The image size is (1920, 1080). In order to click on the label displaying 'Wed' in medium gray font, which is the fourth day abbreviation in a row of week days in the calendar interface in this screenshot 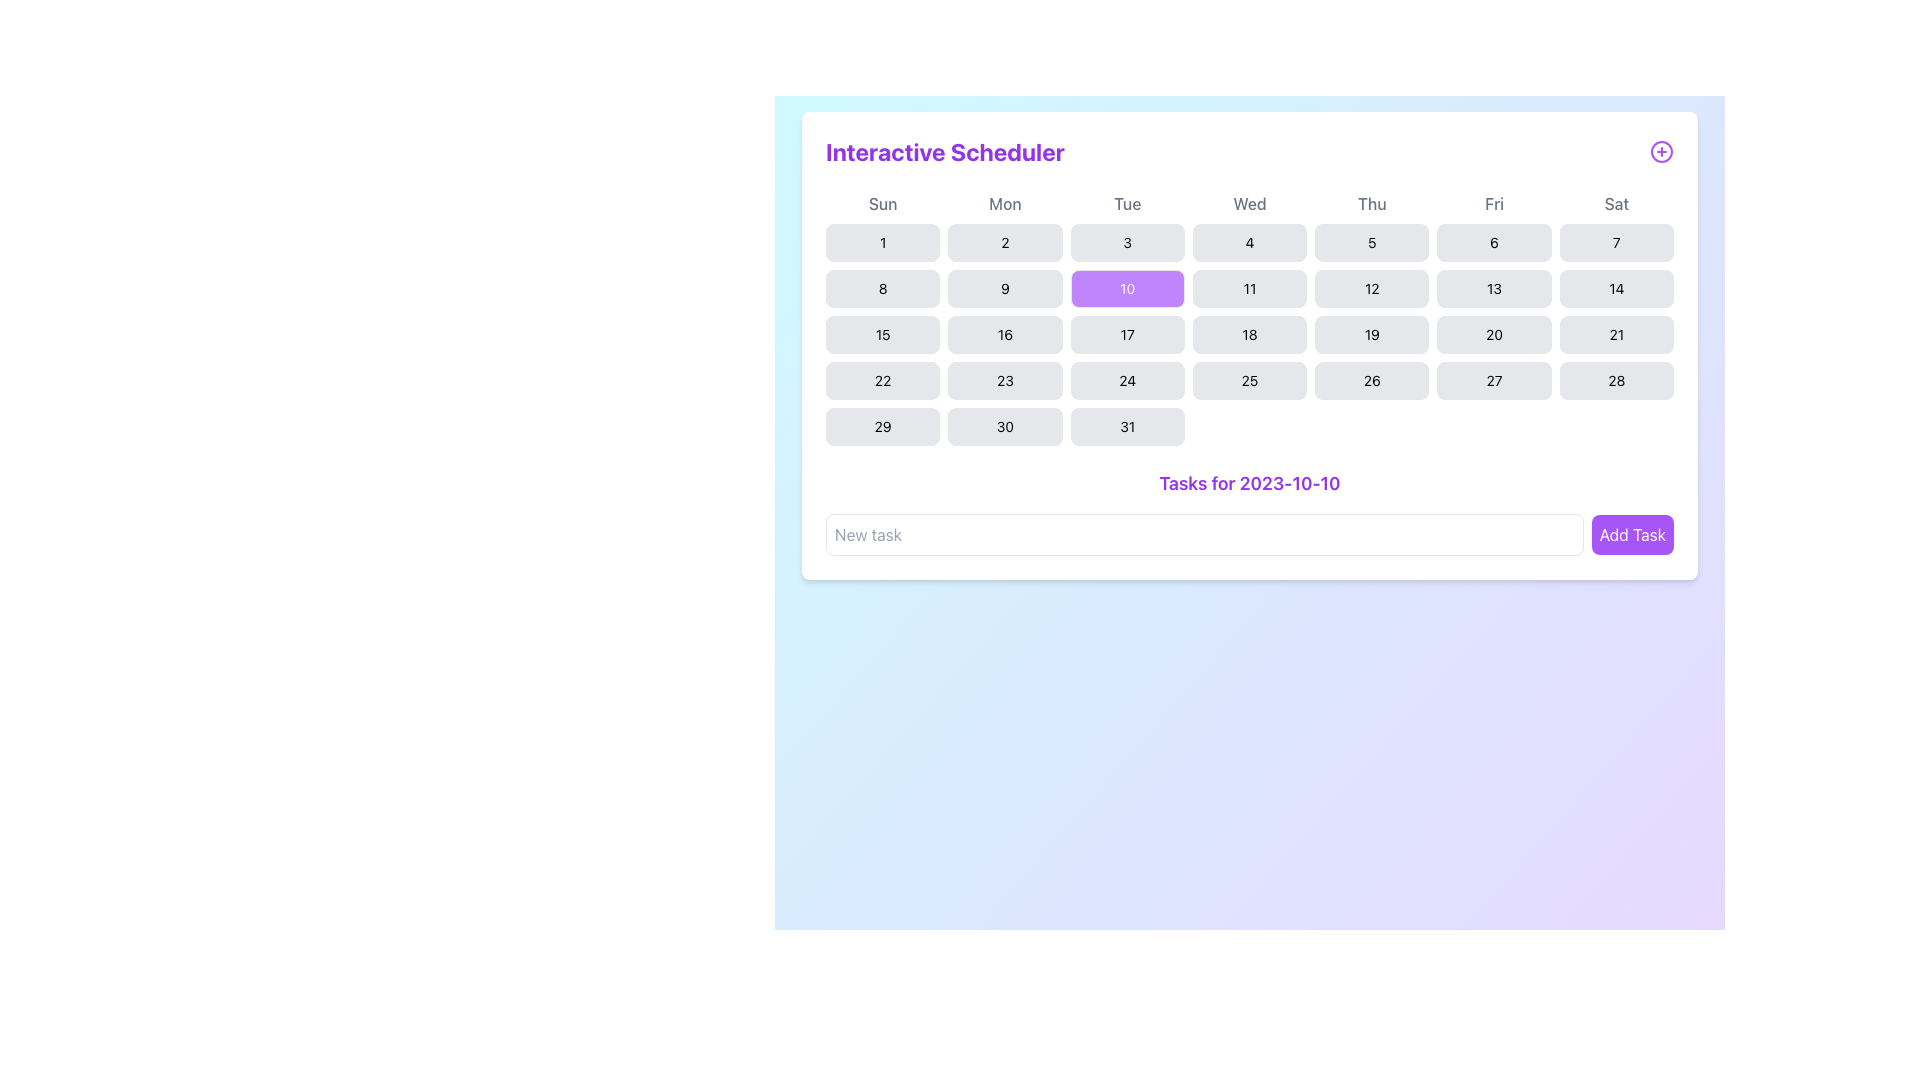, I will do `click(1248, 204)`.